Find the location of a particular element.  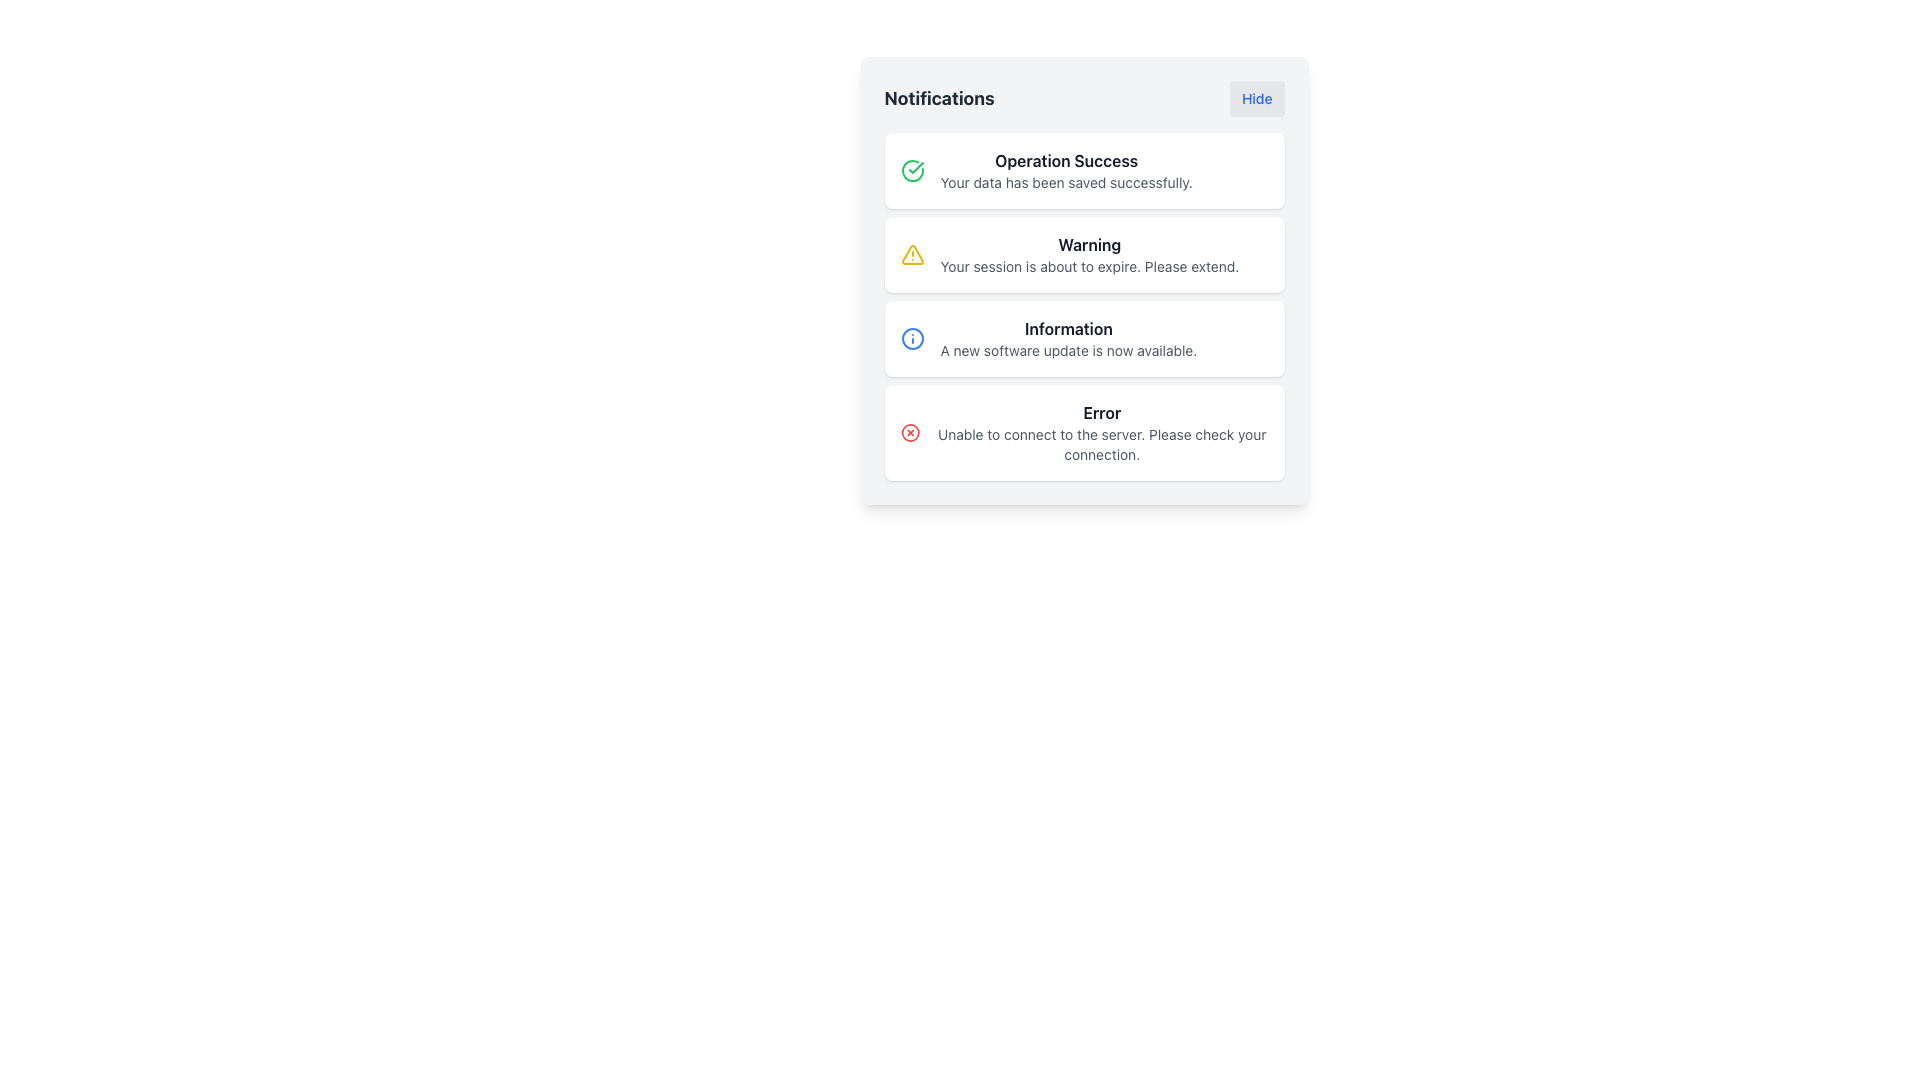

message displayed in the notification card that states 'Your data has been saved successfully.' located under the headline 'Operation Success' is located at coordinates (1065, 182).